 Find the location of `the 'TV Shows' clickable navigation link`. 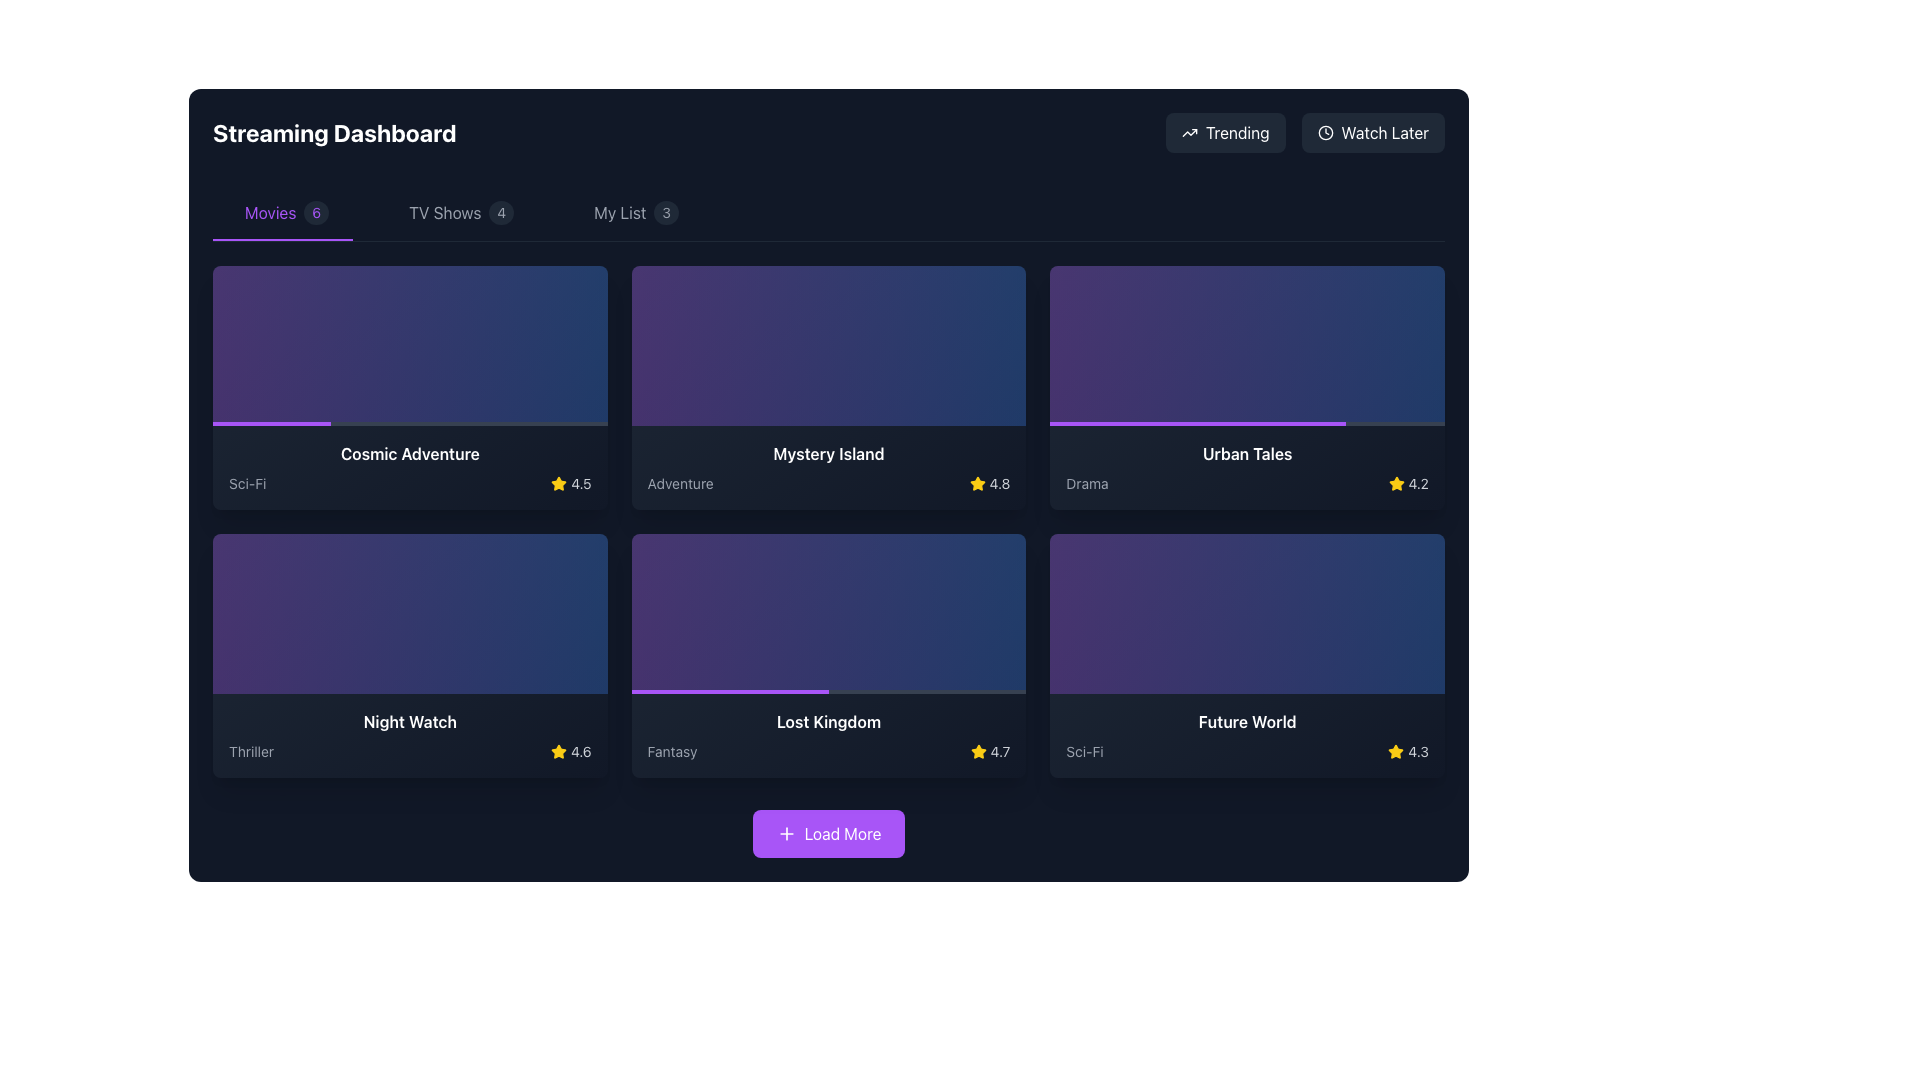

the 'TV Shows' clickable navigation link is located at coordinates (460, 212).